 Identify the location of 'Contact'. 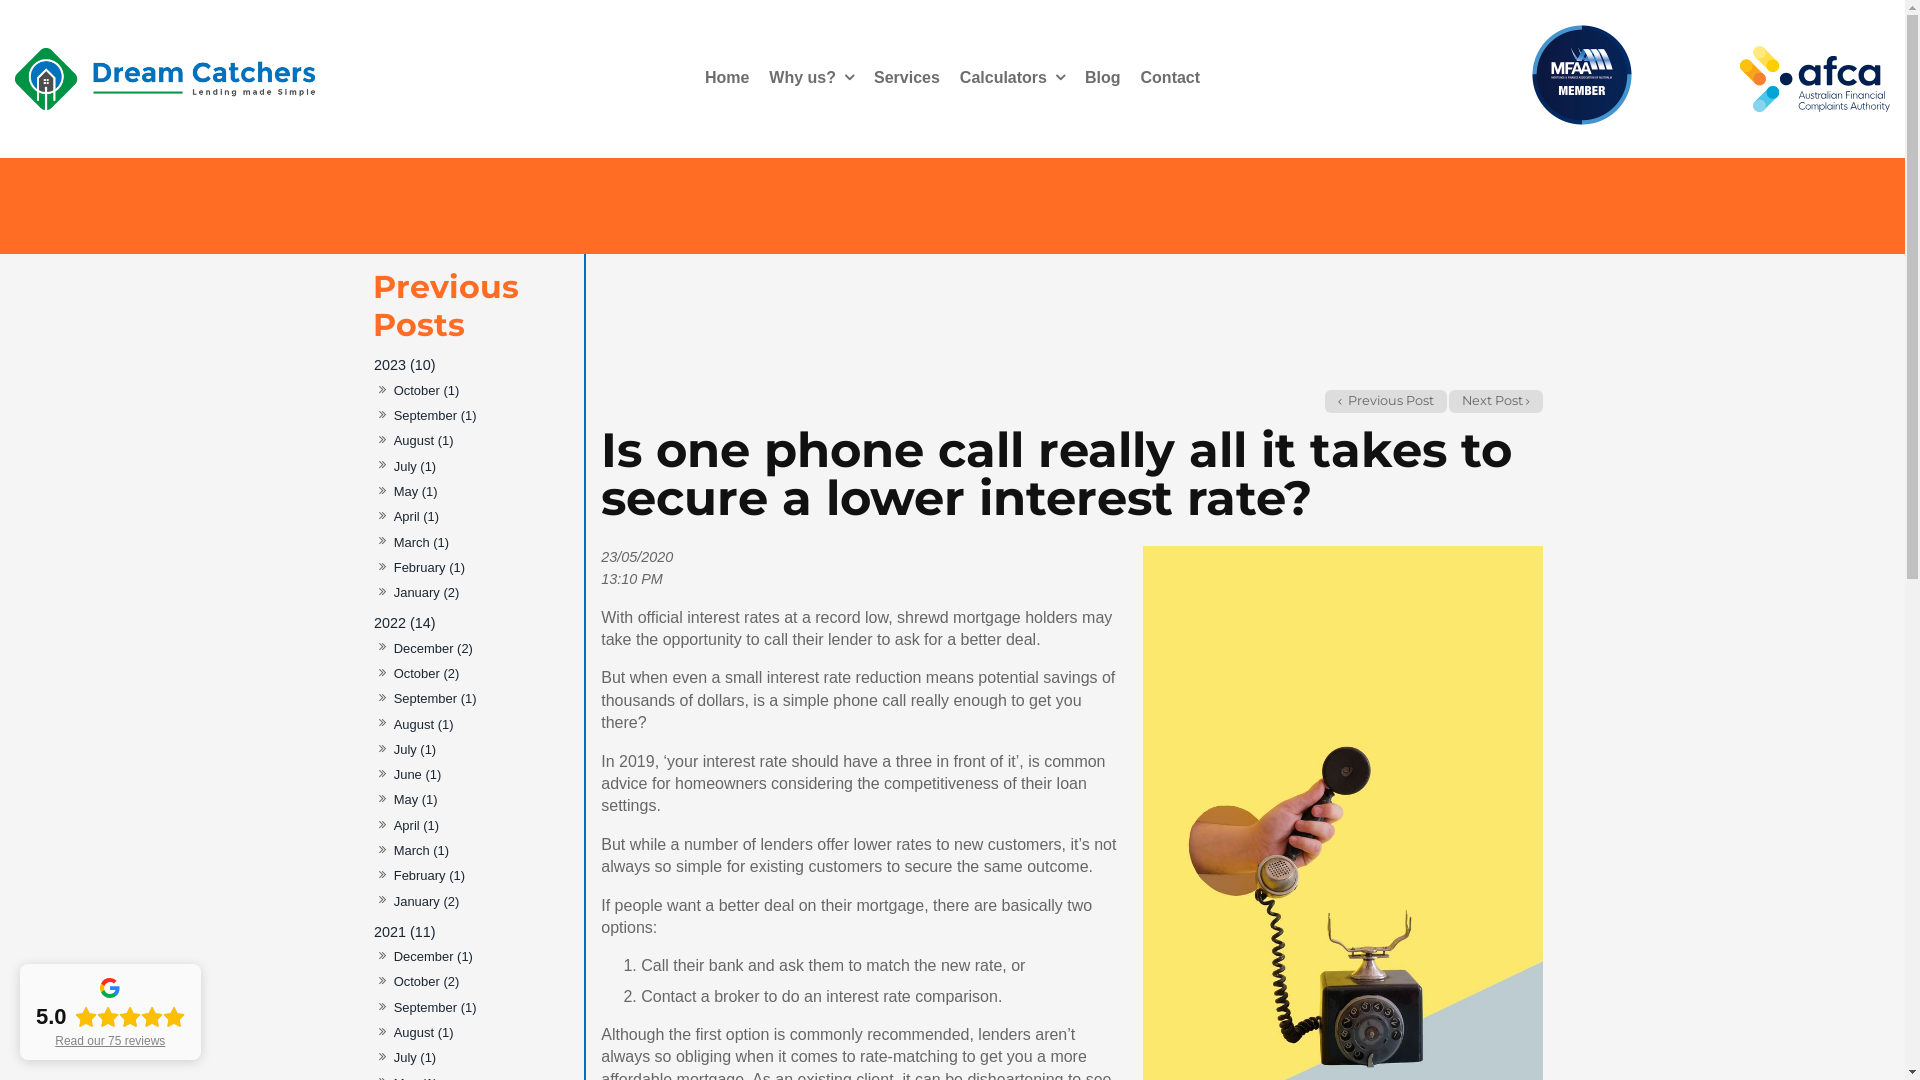
(1131, 77).